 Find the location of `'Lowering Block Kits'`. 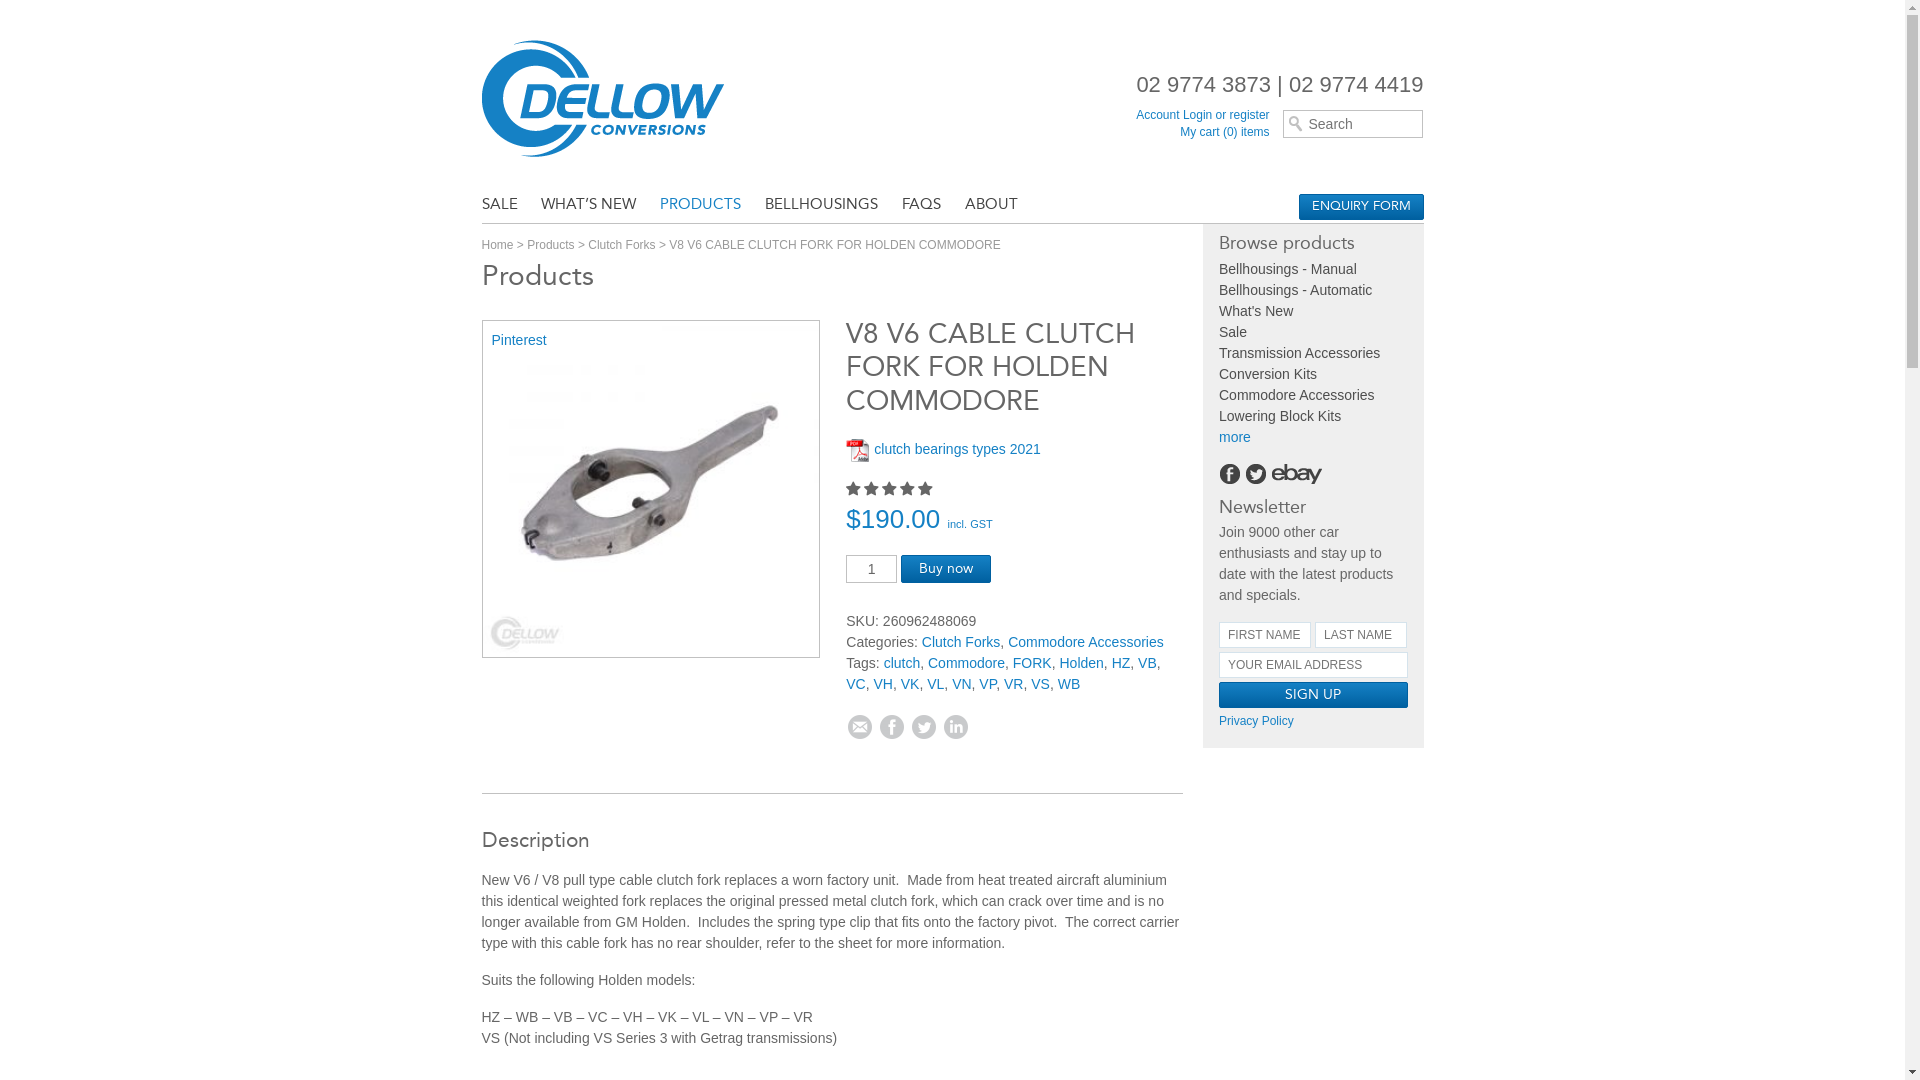

'Lowering Block Kits' is located at coordinates (1280, 415).